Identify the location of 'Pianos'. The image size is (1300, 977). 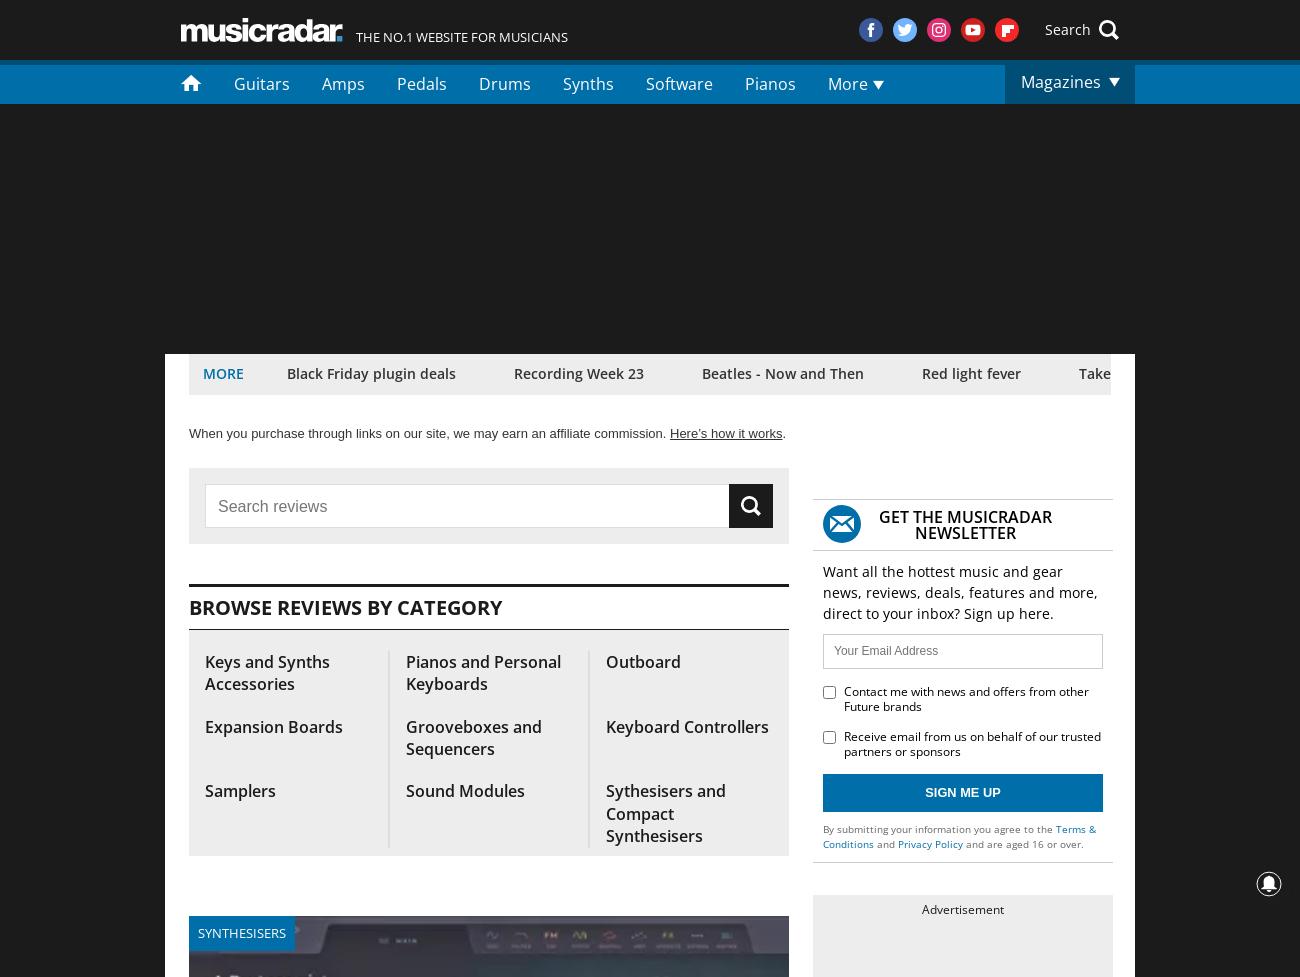
(769, 84).